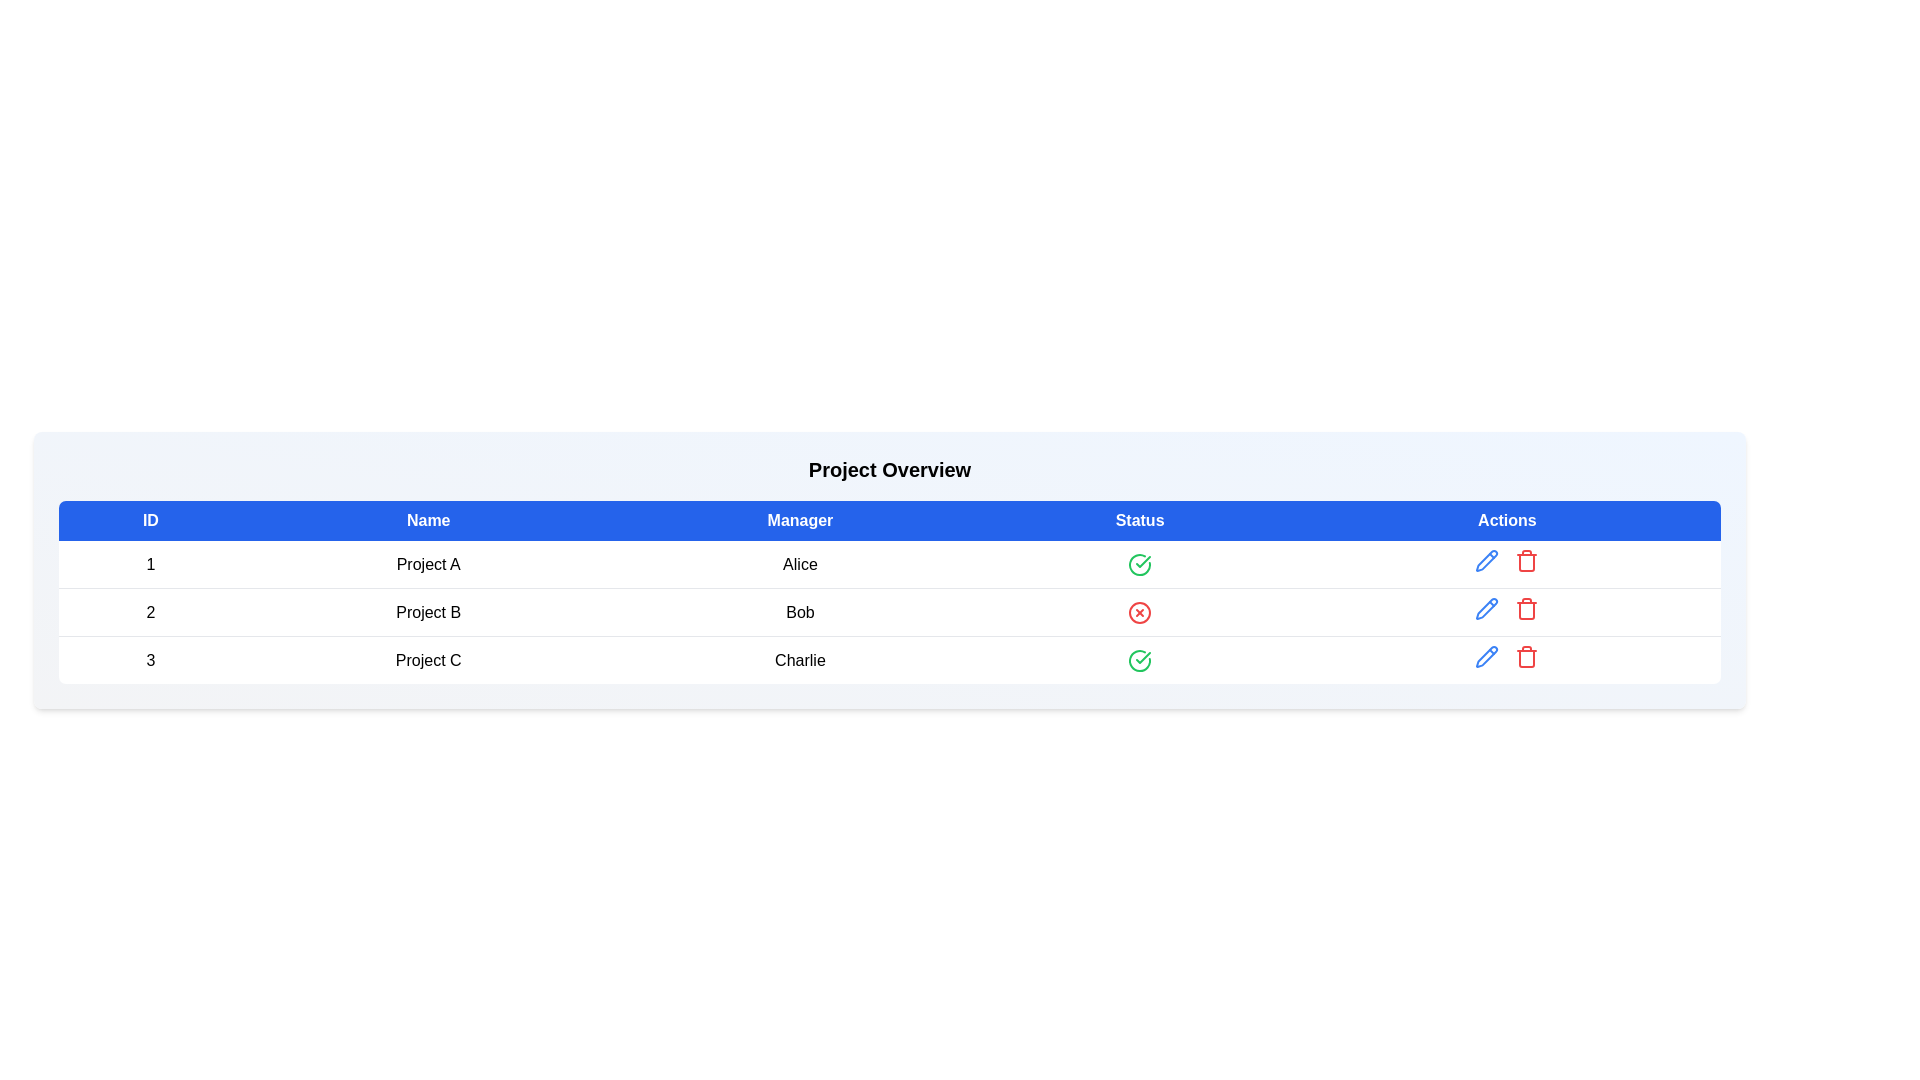  Describe the element at coordinates (800, 564) in the screenshot. I see `the content of the text label in the 'Manager' column of the first row under the 'Project Overview' heading` at that location.